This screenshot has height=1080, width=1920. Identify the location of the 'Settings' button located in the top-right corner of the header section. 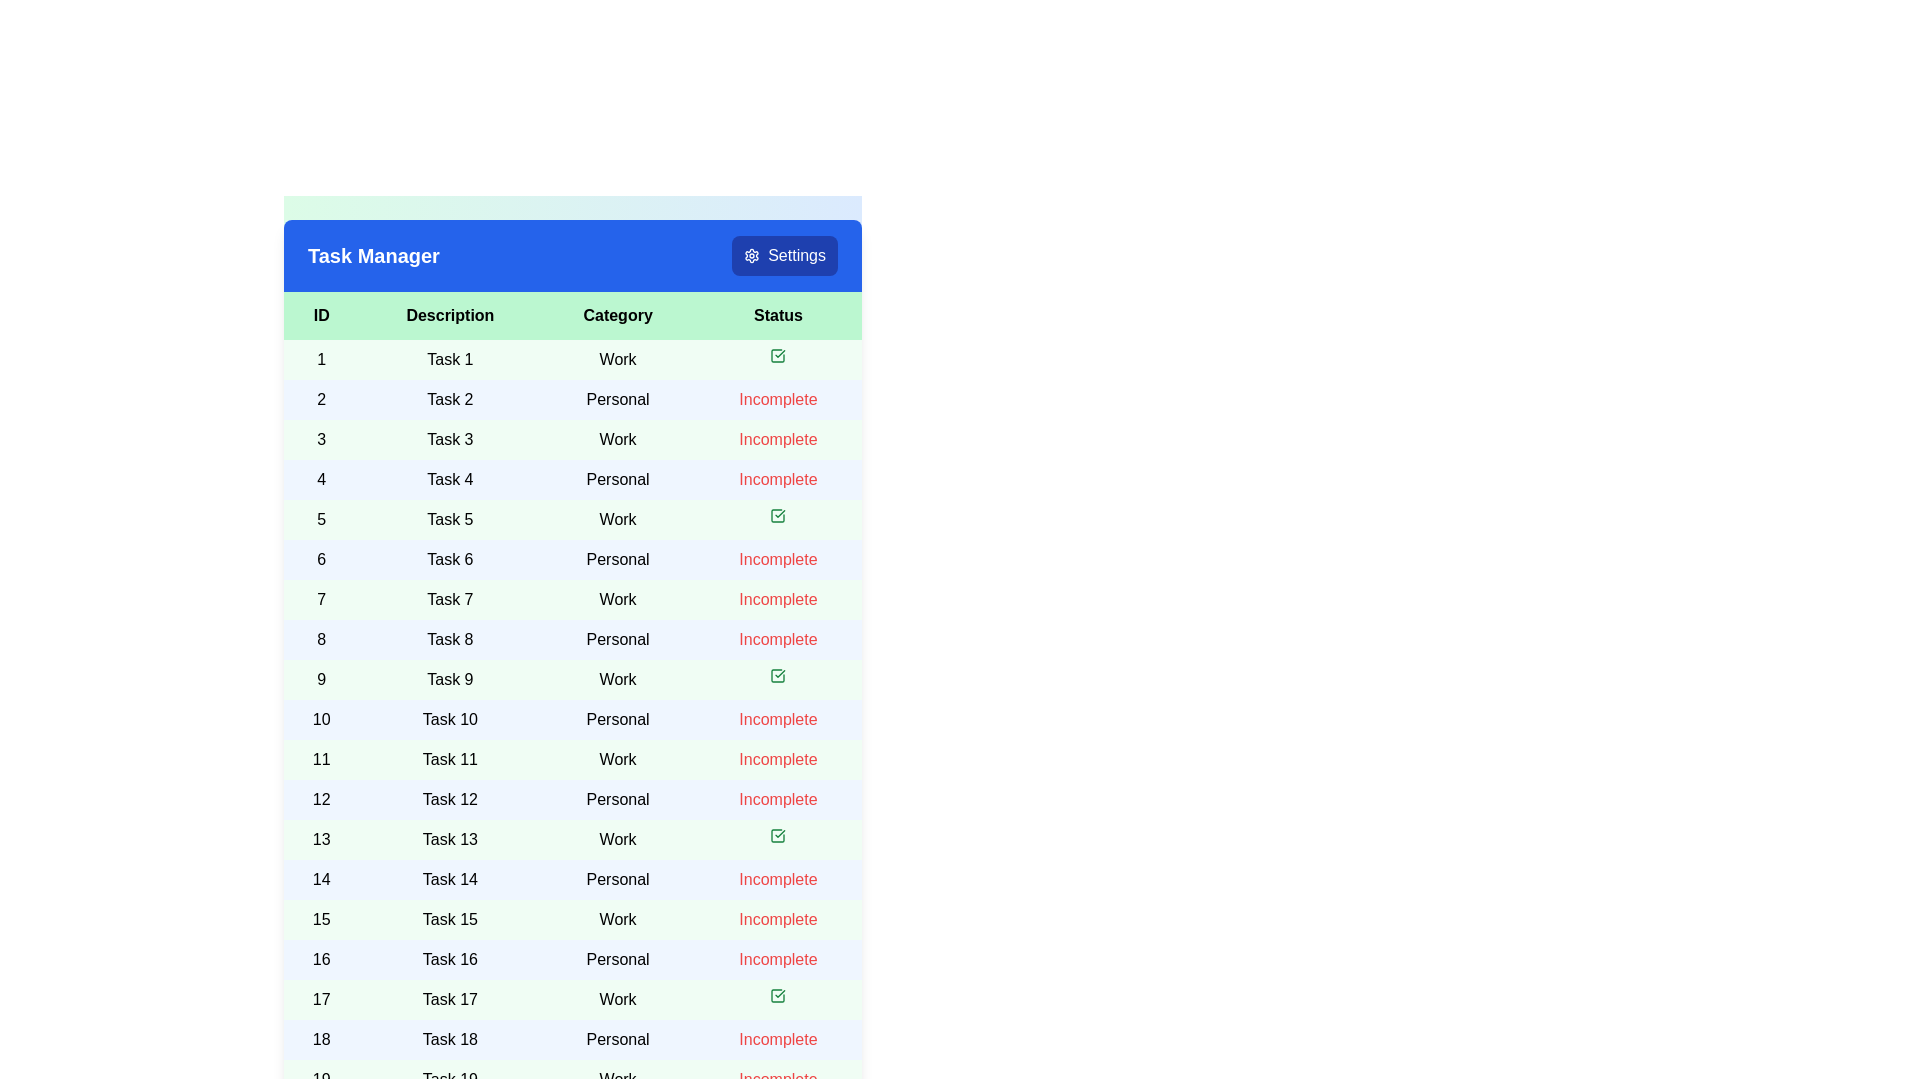
(784, 254).